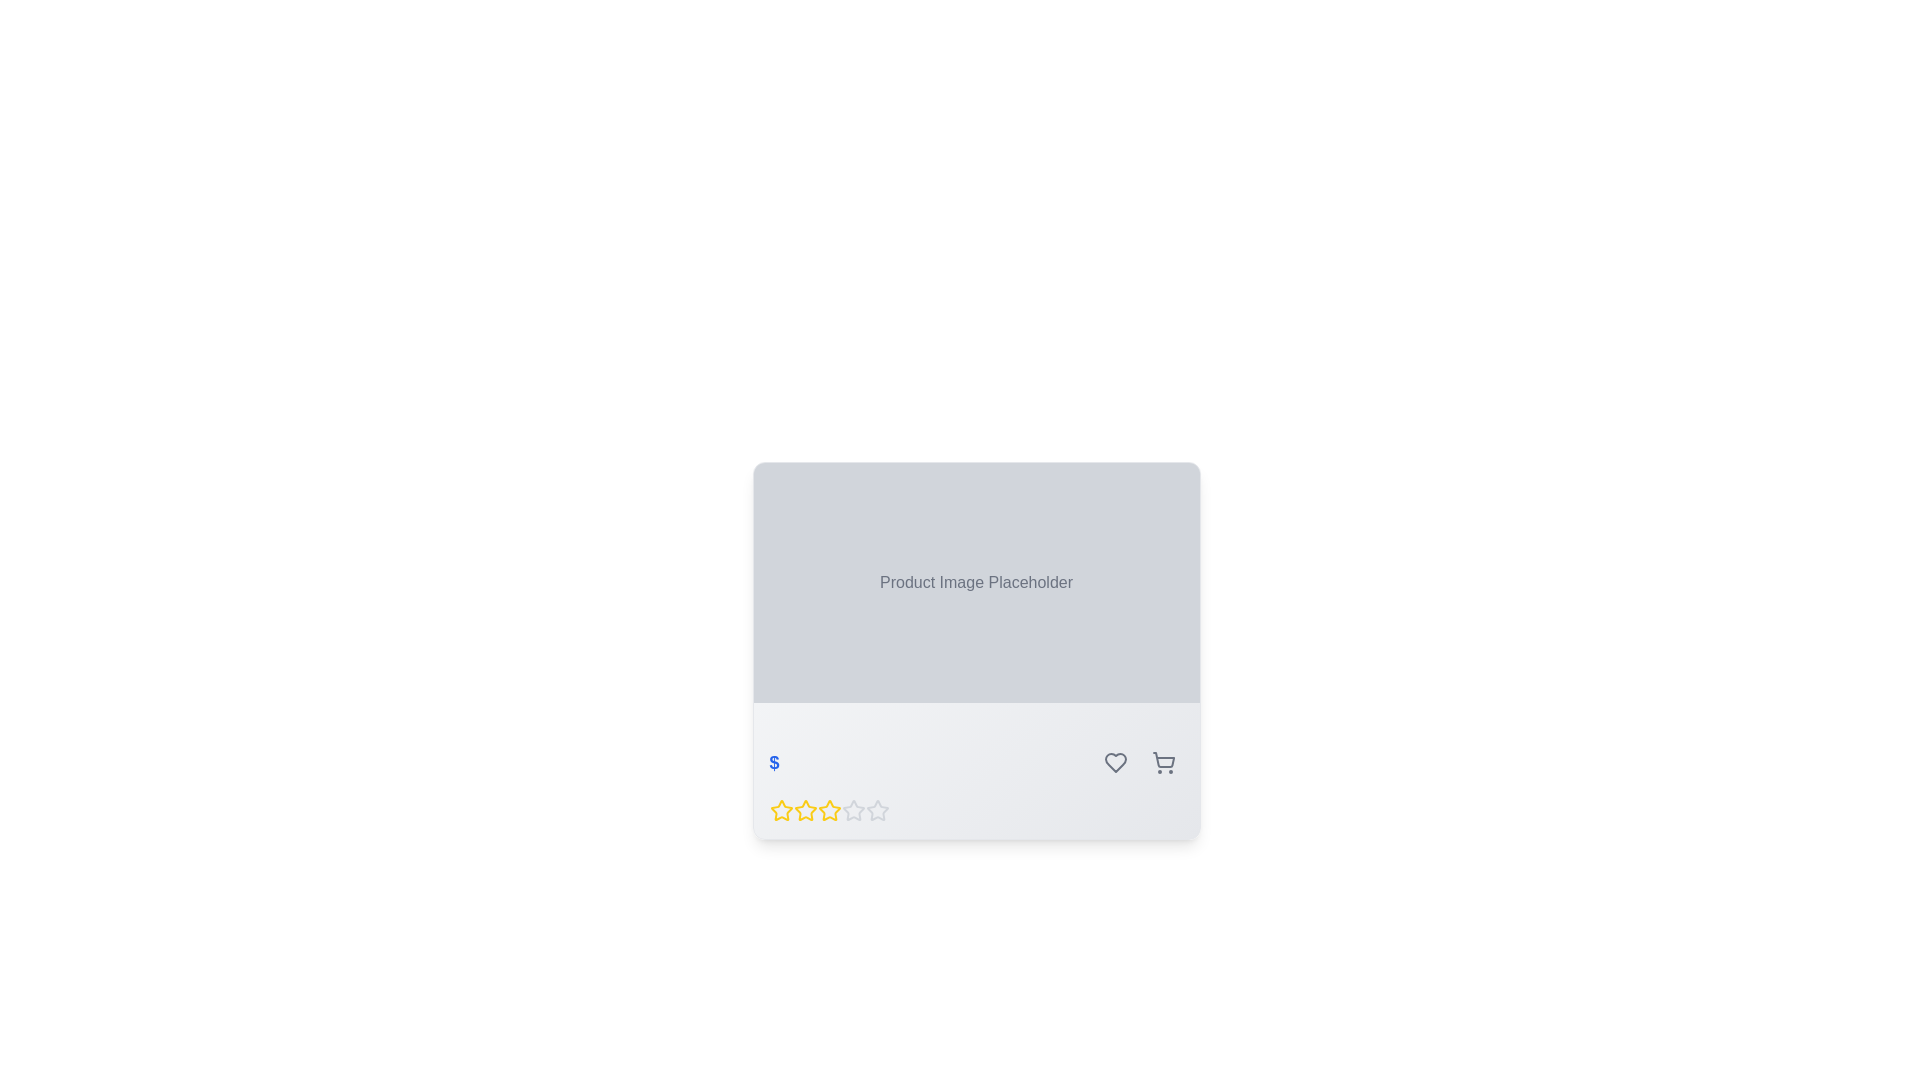 This screenshot has height=1080, width=1920. Describe the element at coordinates (853, 810) in the screenshot. I see `the fourth star icon in the rating system` at that location.